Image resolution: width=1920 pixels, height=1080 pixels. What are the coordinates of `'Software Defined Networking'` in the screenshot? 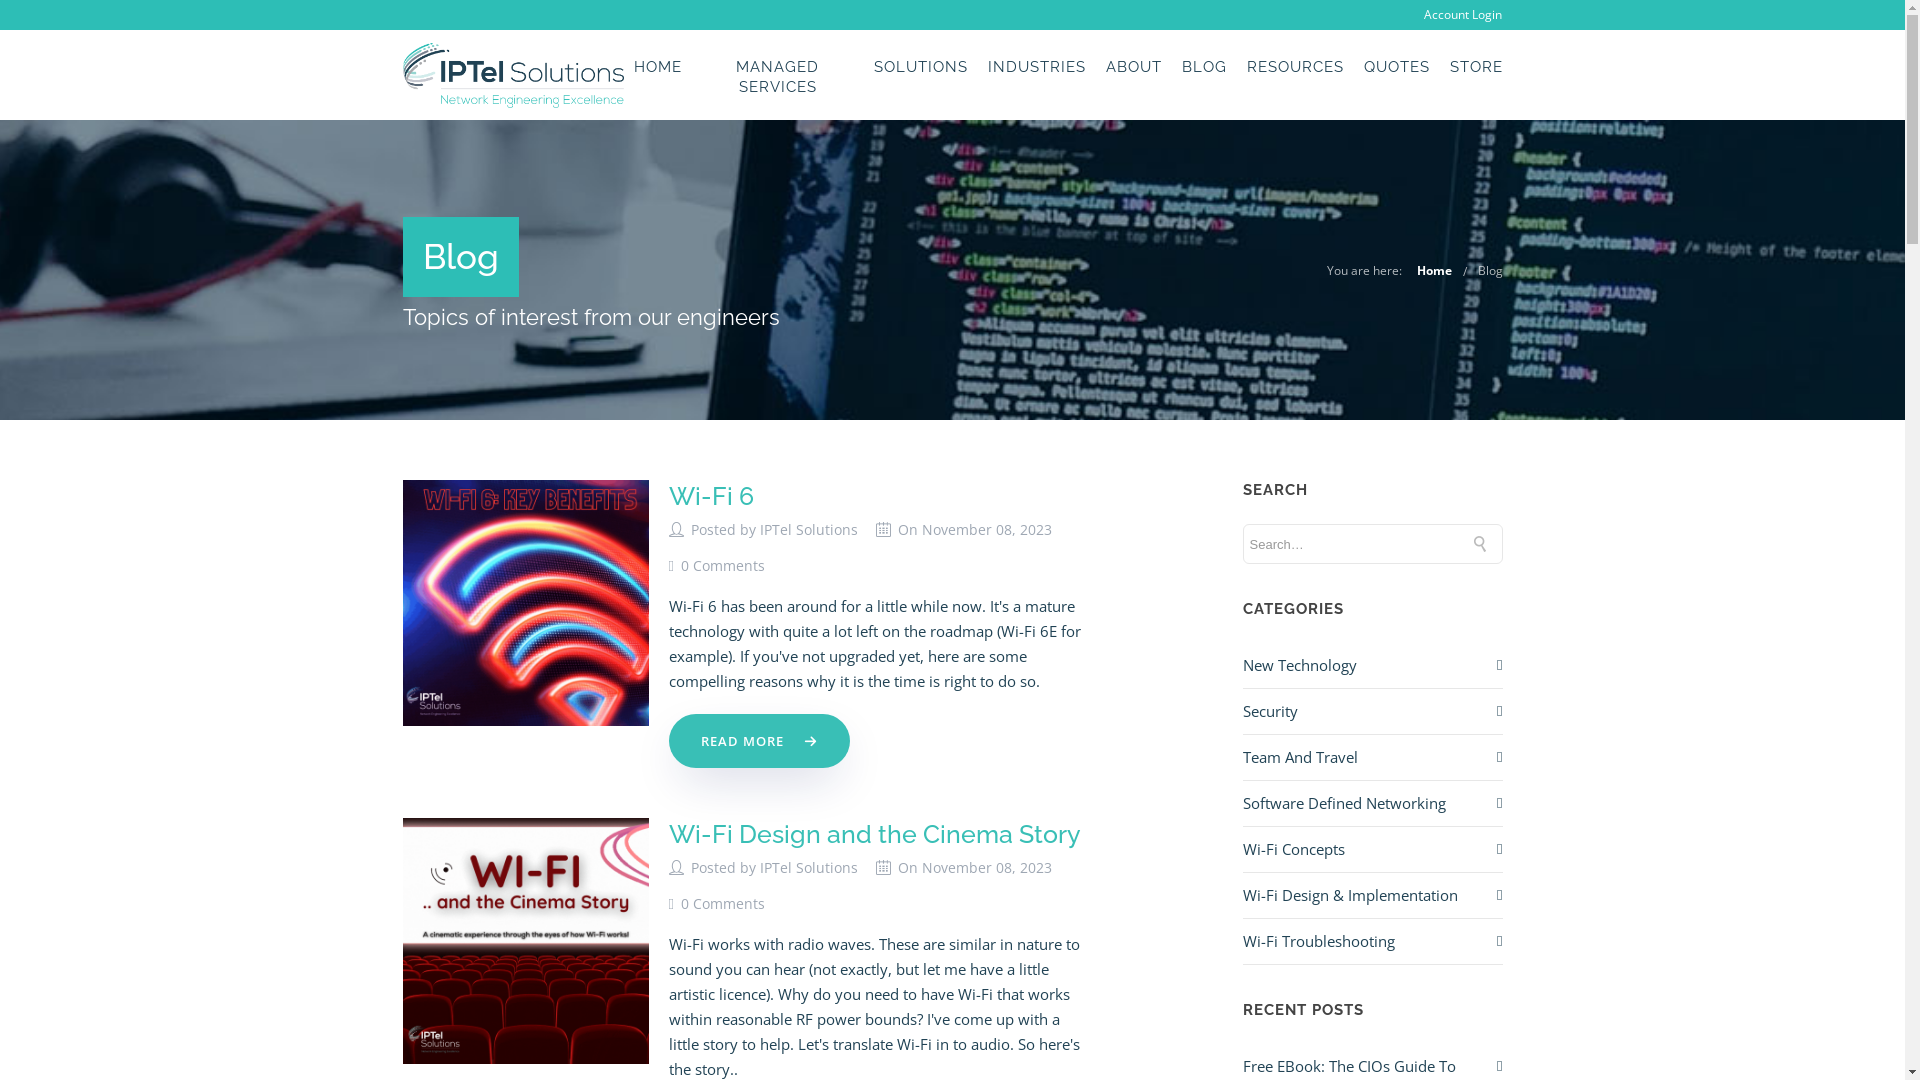 It's located at (1343, 802).